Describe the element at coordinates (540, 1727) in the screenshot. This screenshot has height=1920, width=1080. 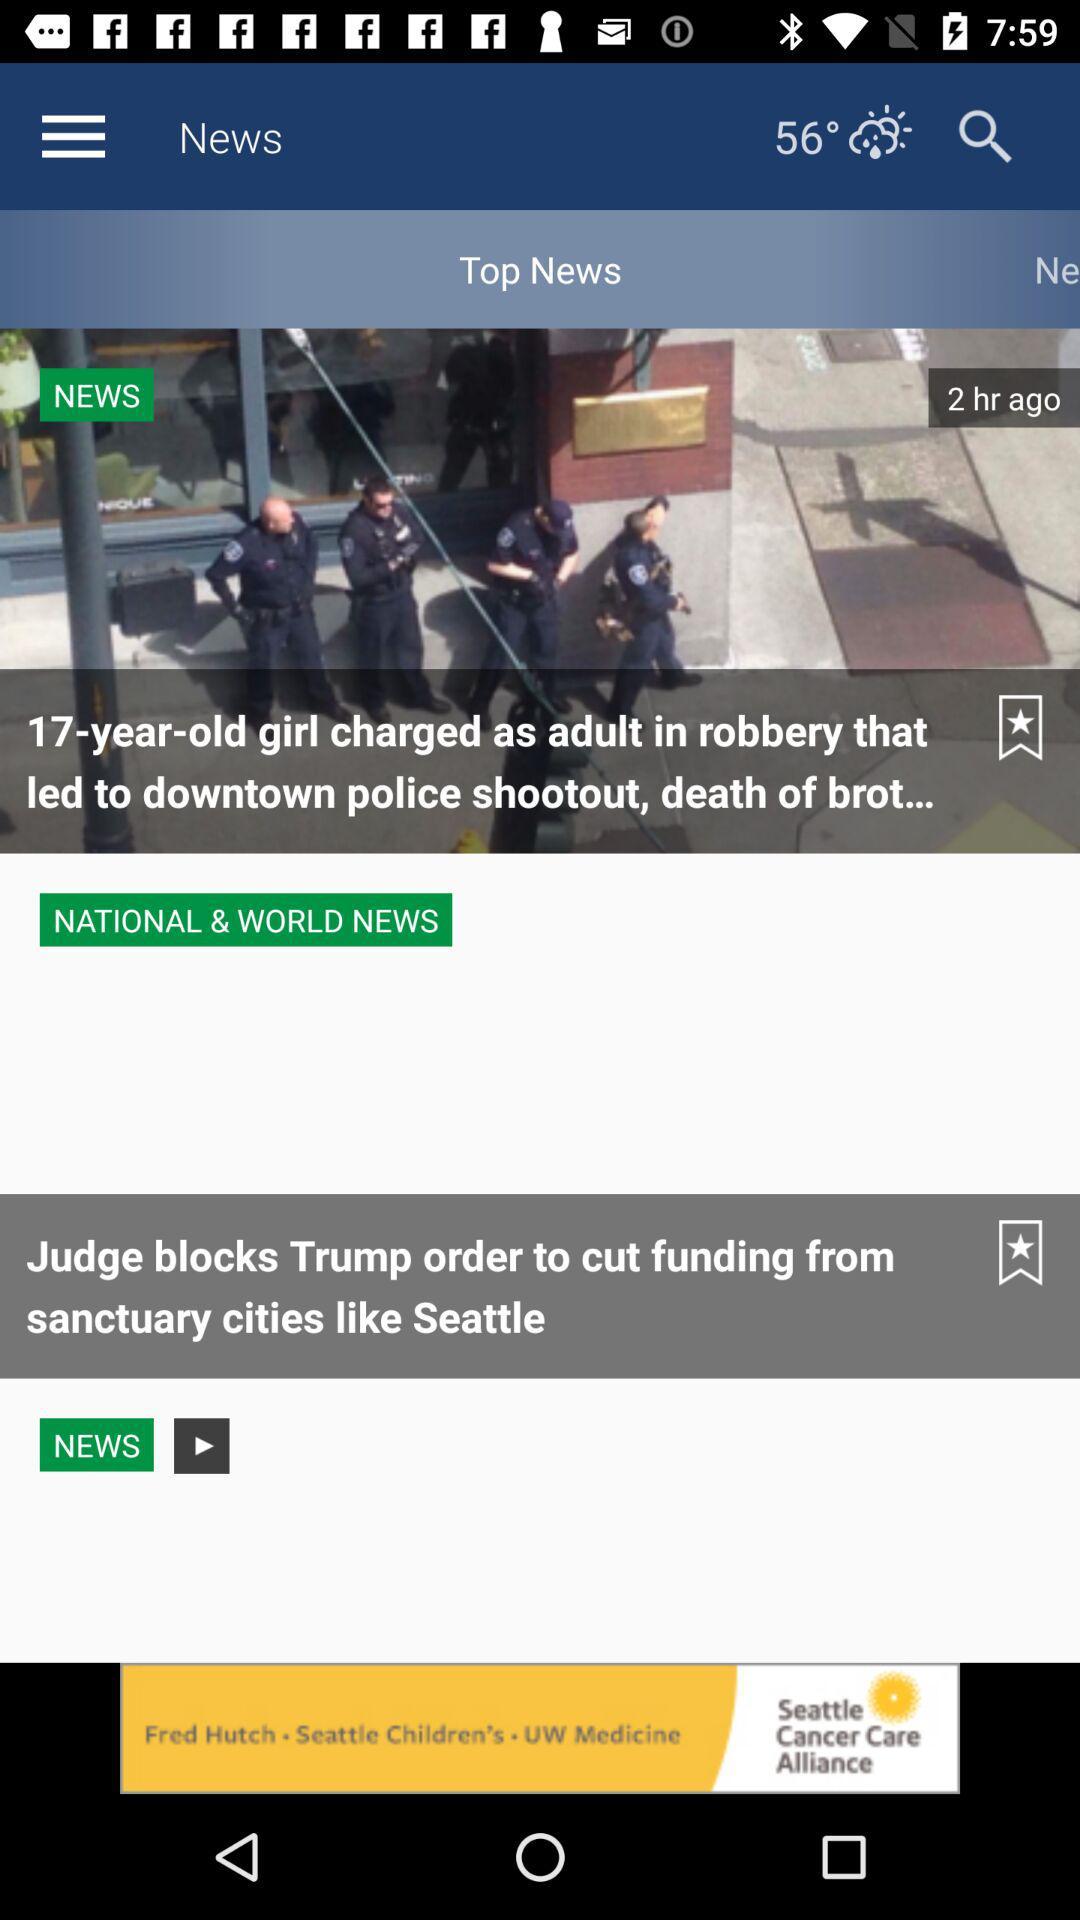
I see `advertisement` at that location.